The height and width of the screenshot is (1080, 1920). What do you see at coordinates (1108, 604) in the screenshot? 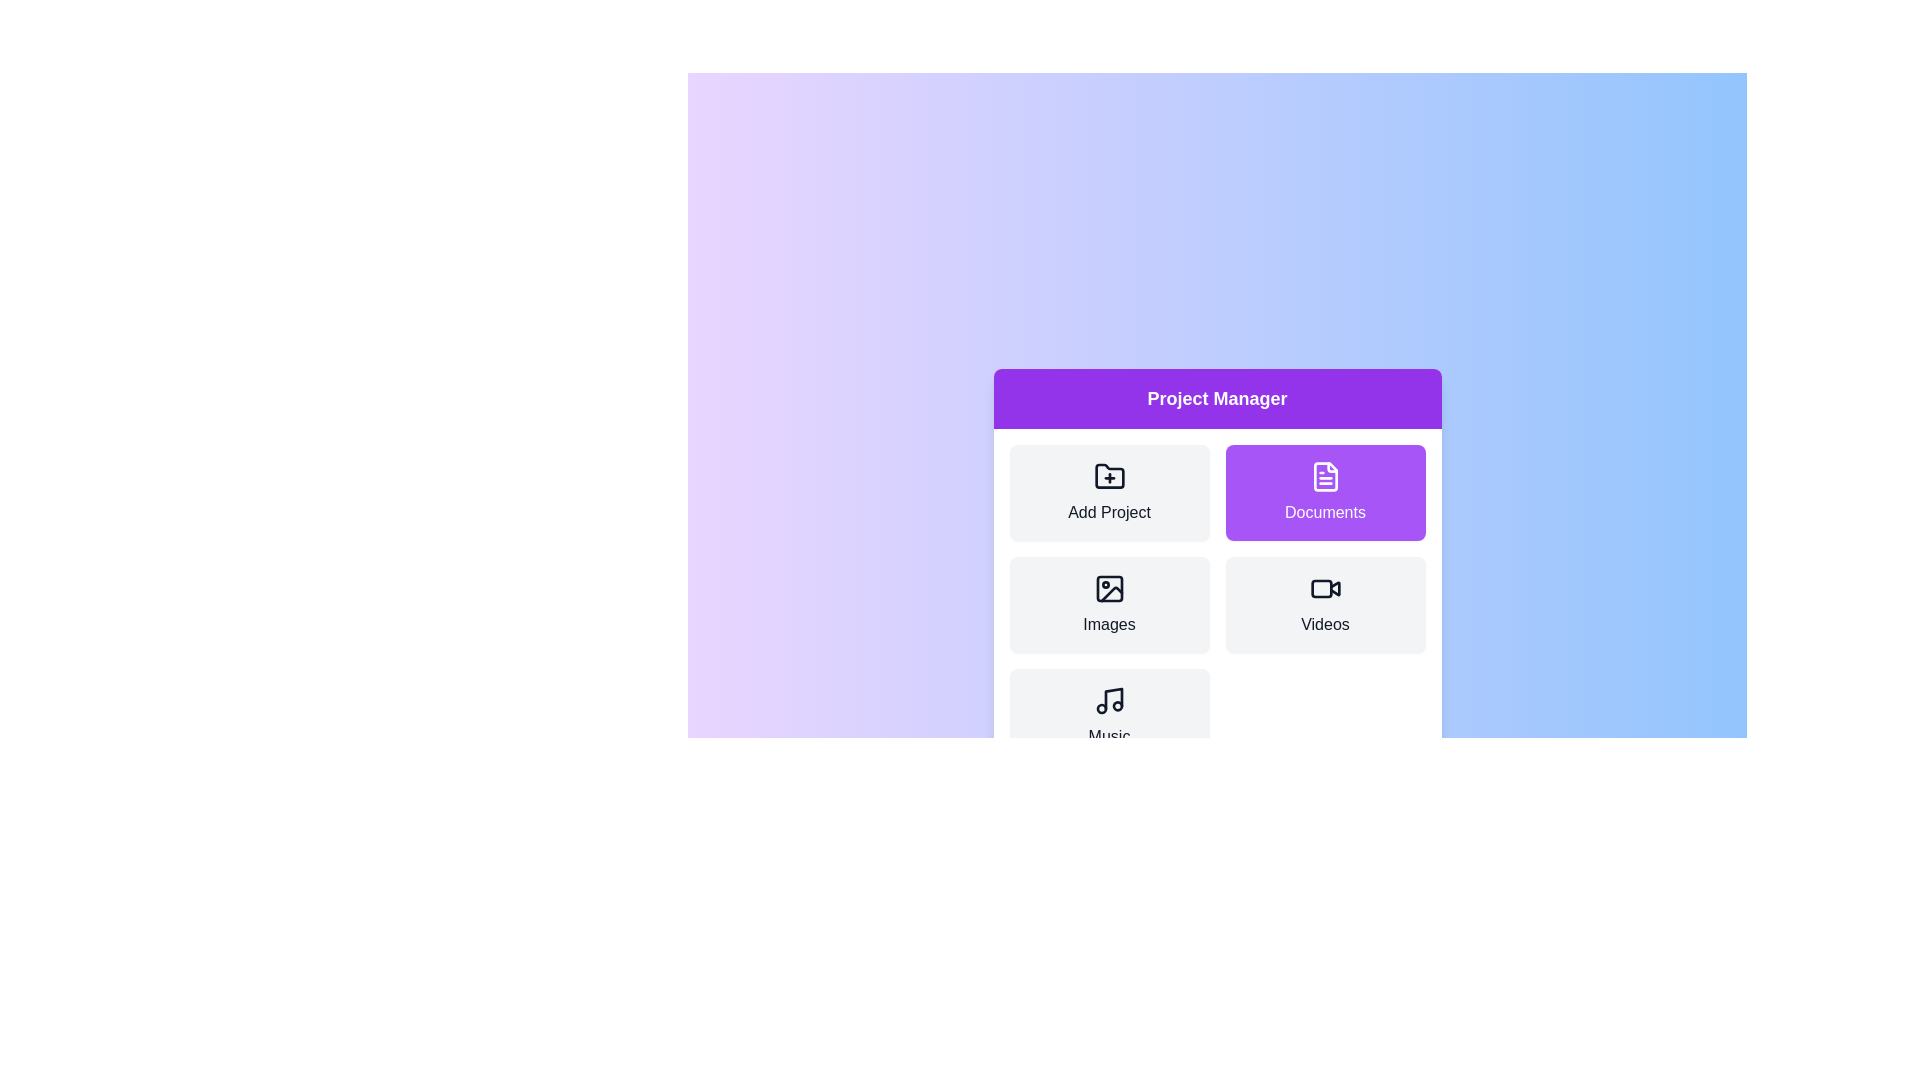
I see `the category Images to inspect the visual feedback` at bounding box center [1108, 604].